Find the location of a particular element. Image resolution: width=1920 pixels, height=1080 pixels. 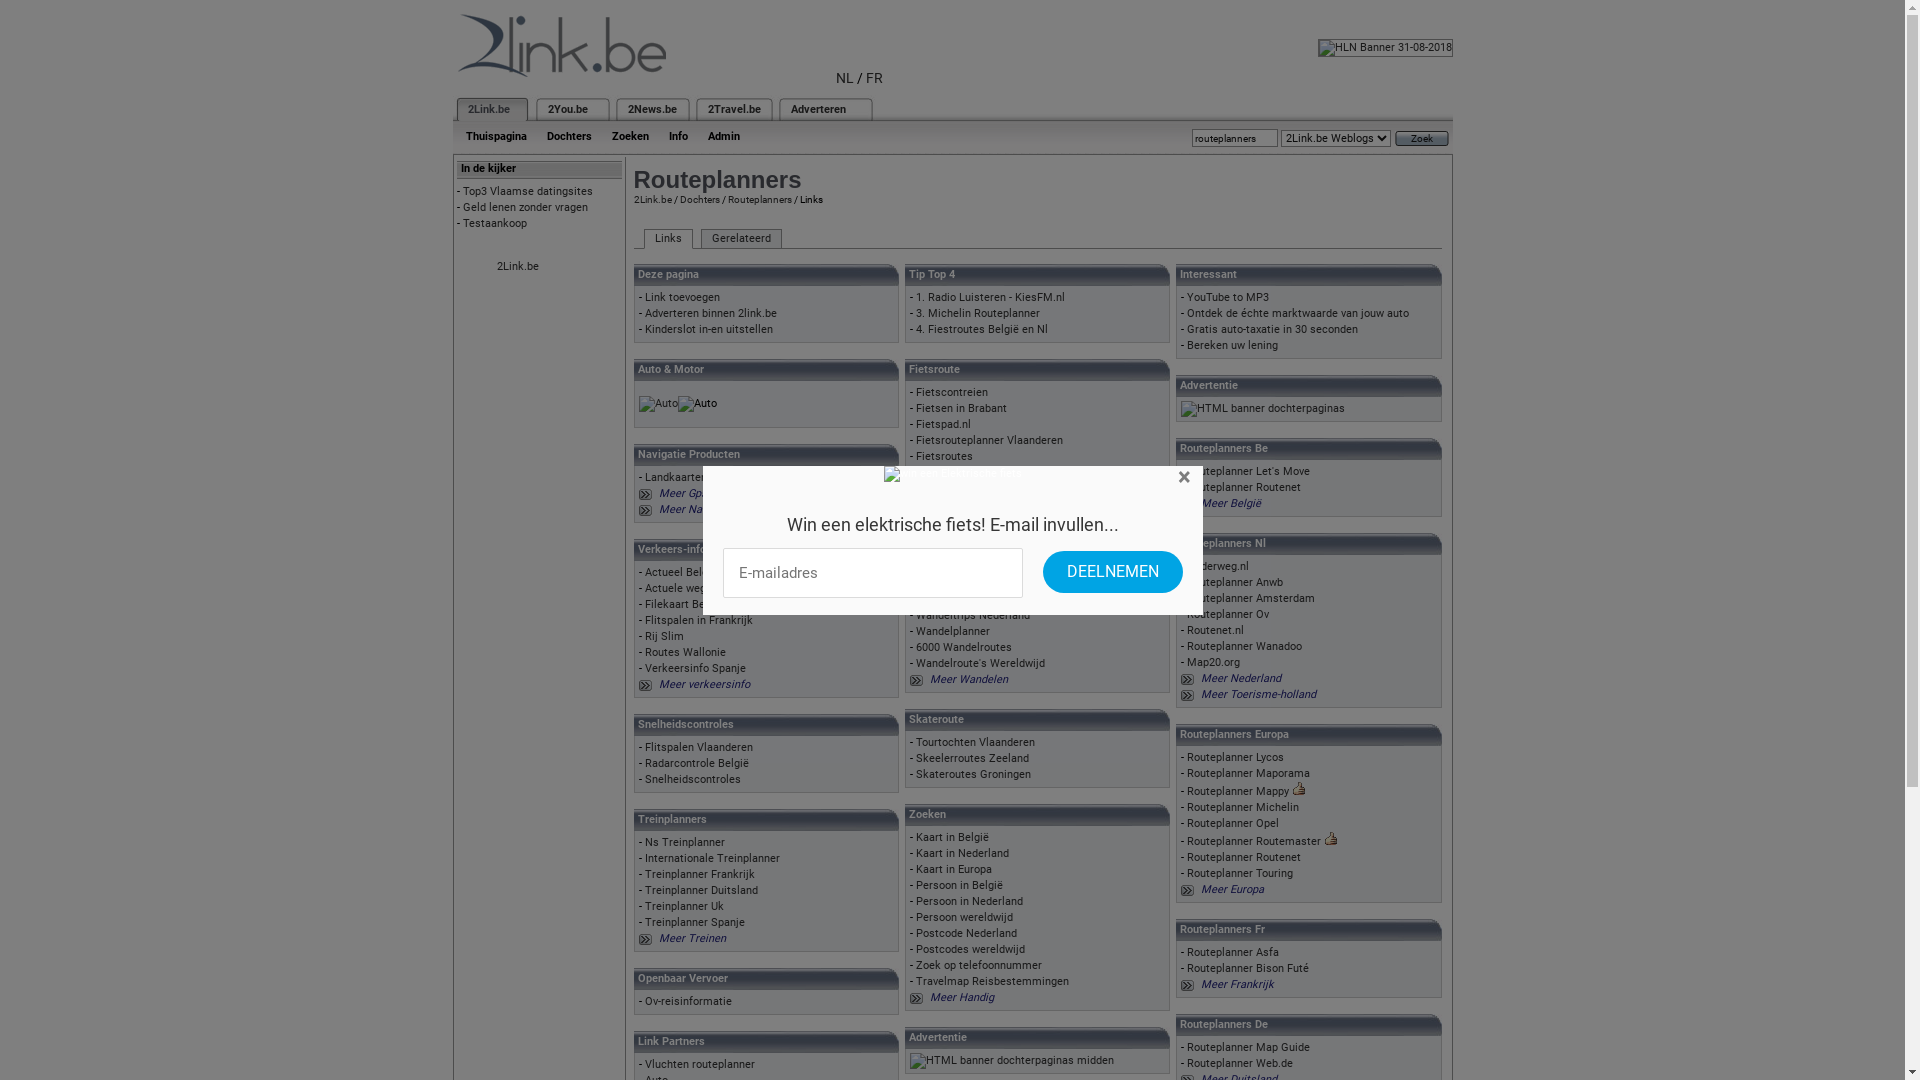

'Meer Frankrijk' is located at coordinates (1236, 983).